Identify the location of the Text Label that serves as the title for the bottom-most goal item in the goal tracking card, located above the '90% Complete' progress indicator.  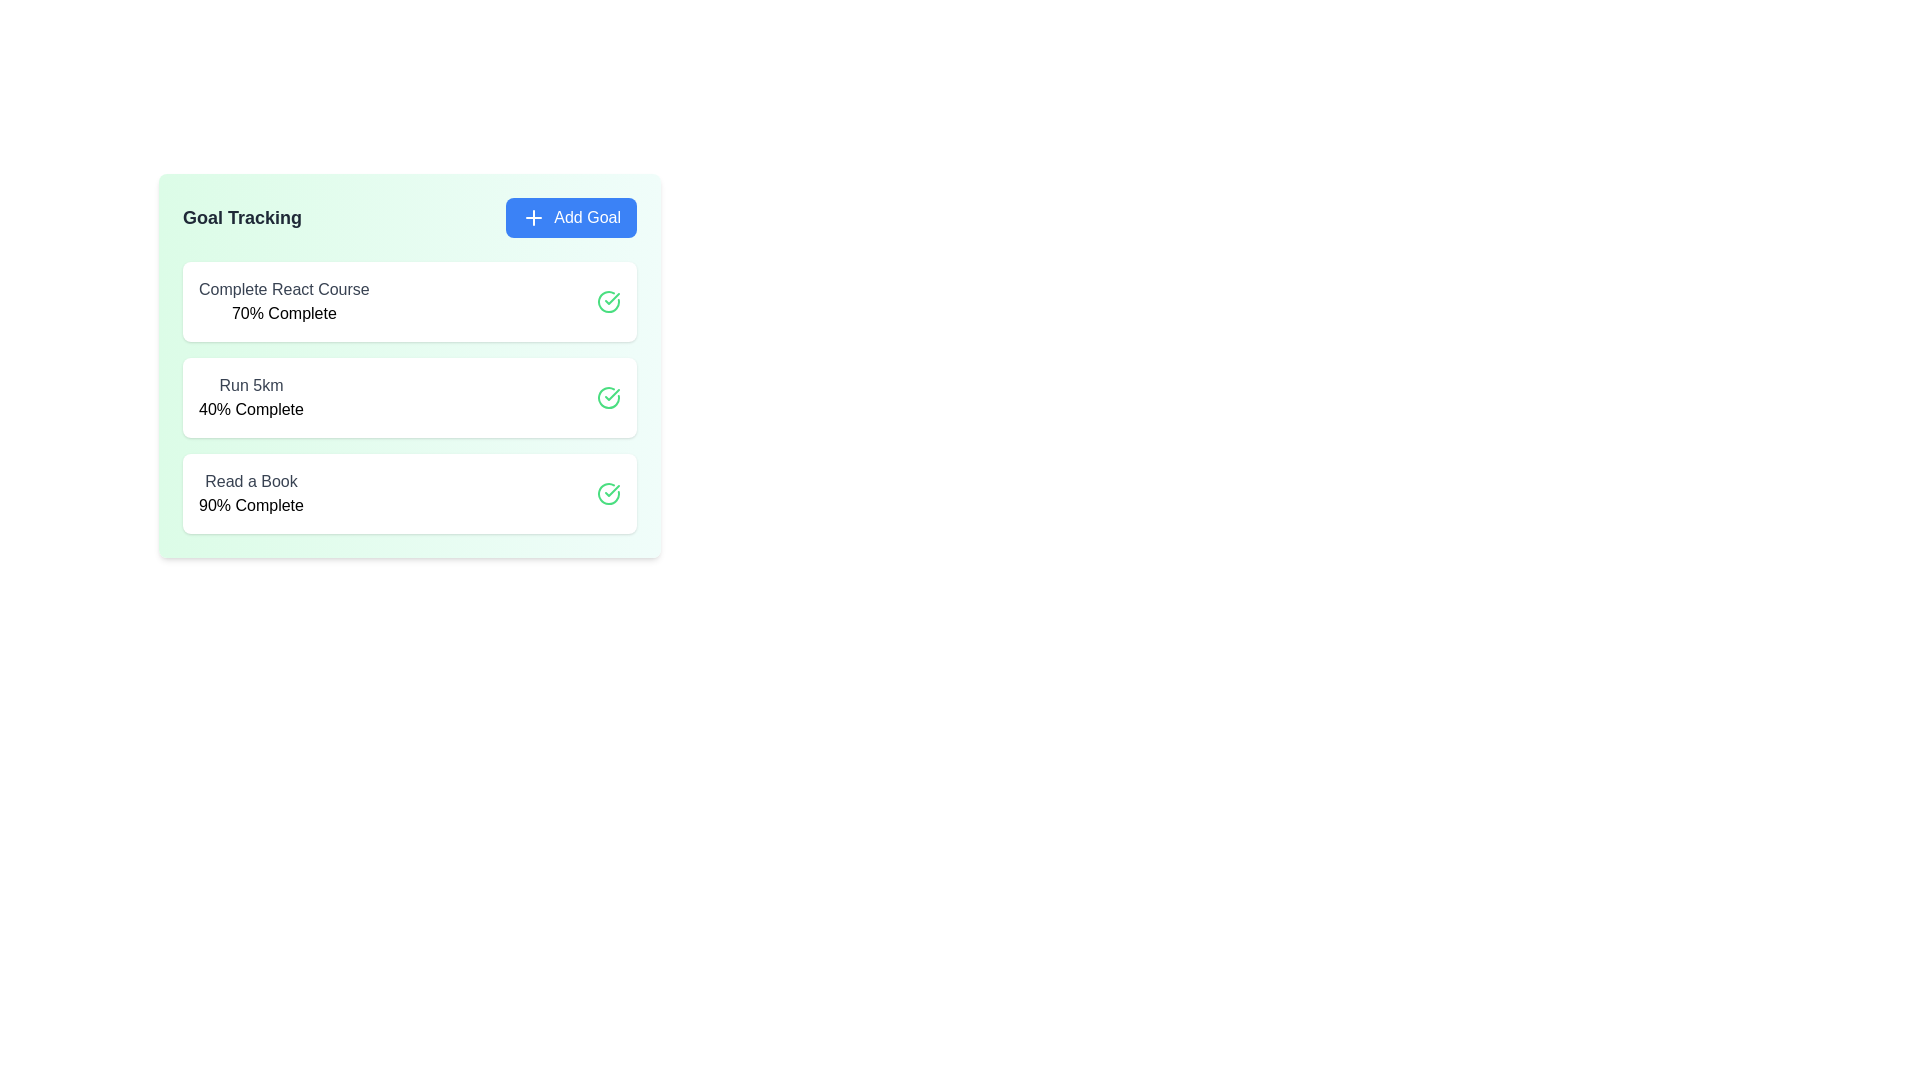
(250, 482).